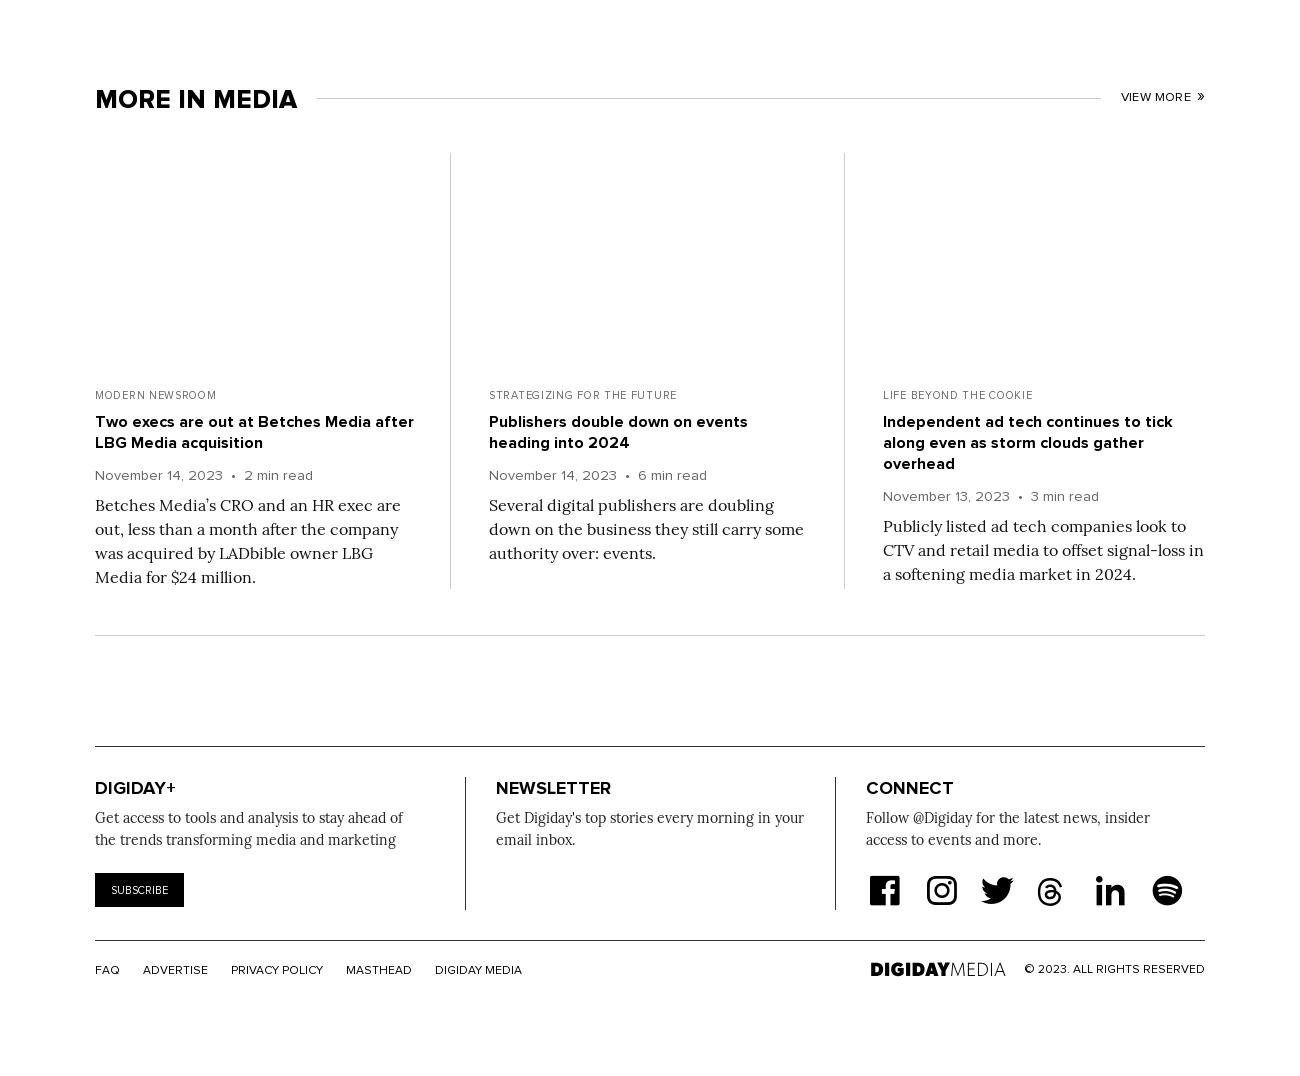 This screenshot has width=1300, height=1076. I want to click on 'Strategizing for the Future', so click(581, 394).